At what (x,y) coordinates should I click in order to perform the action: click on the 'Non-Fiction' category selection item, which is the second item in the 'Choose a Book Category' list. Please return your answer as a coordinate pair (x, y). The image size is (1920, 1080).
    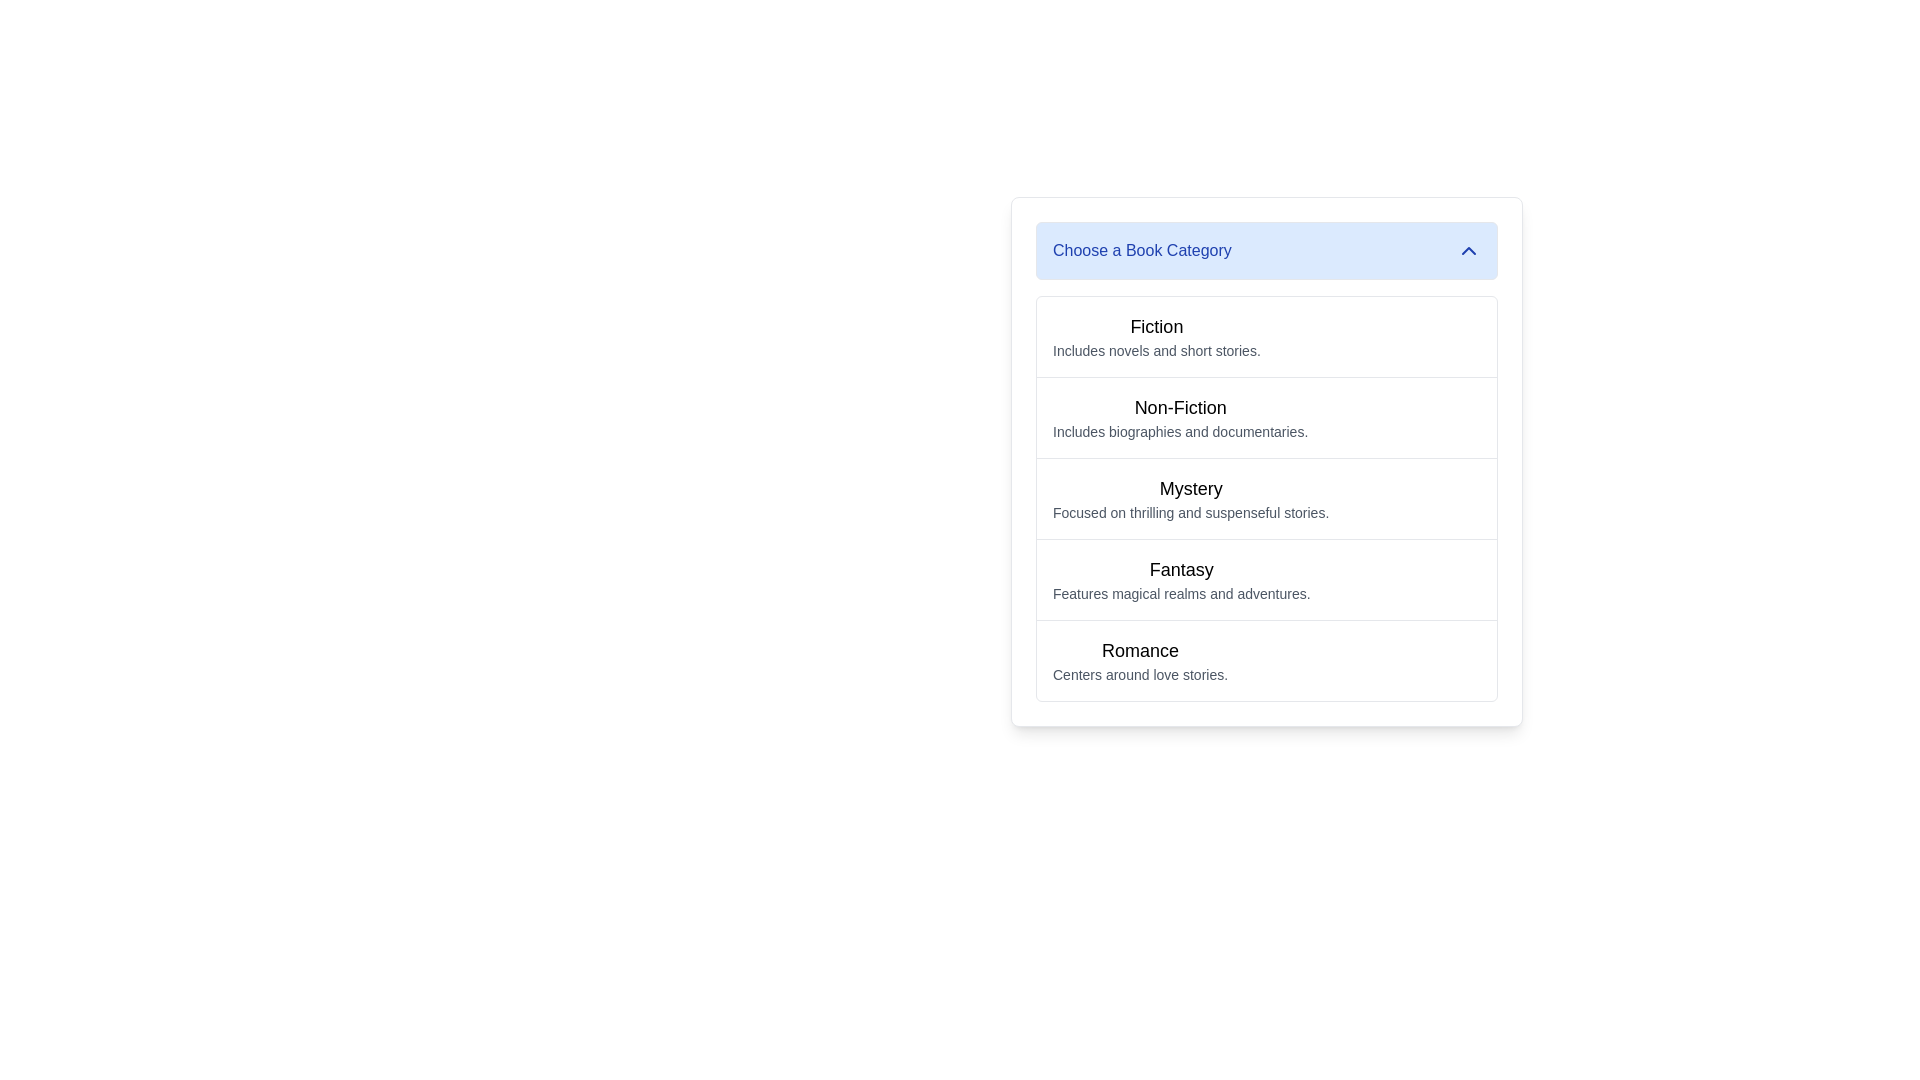
    Looking at the image, I should click on (1266, 416).